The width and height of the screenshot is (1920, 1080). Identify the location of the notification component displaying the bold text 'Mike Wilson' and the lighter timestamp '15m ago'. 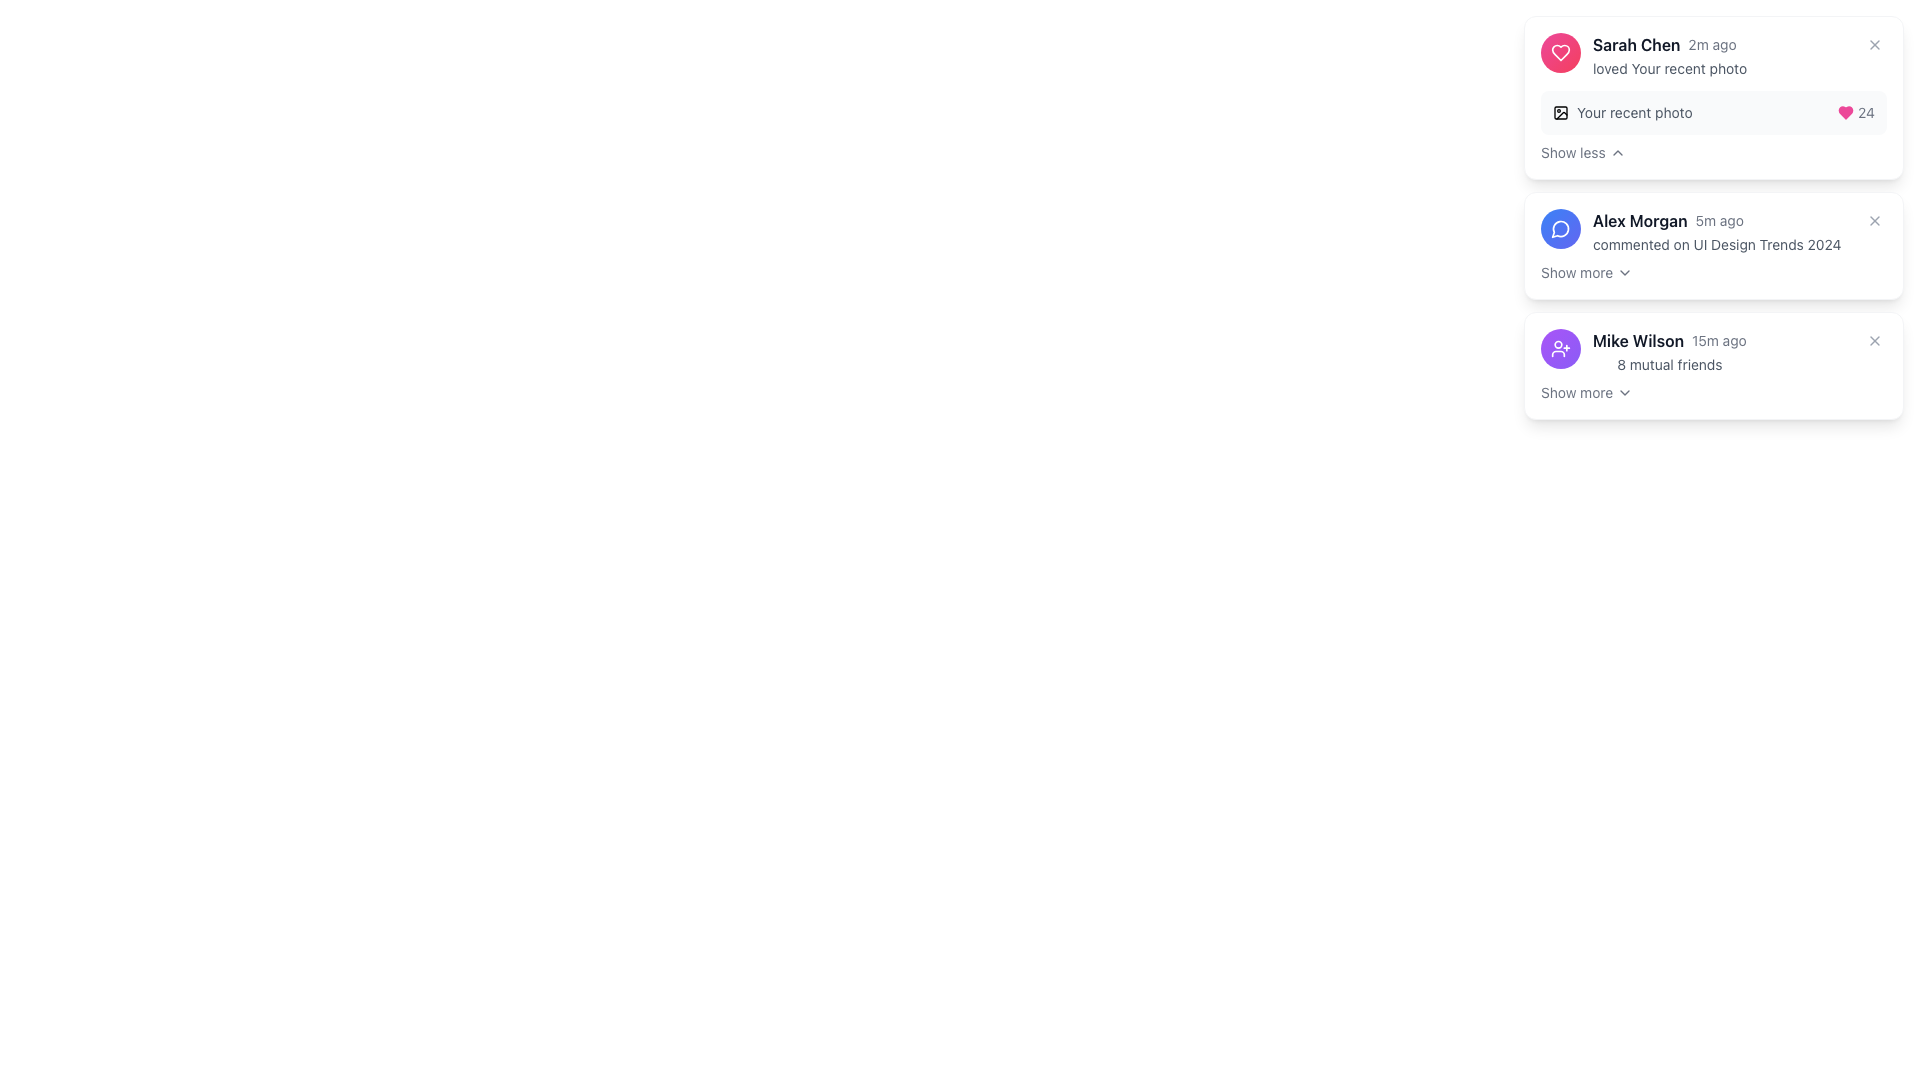
(1669, 339).